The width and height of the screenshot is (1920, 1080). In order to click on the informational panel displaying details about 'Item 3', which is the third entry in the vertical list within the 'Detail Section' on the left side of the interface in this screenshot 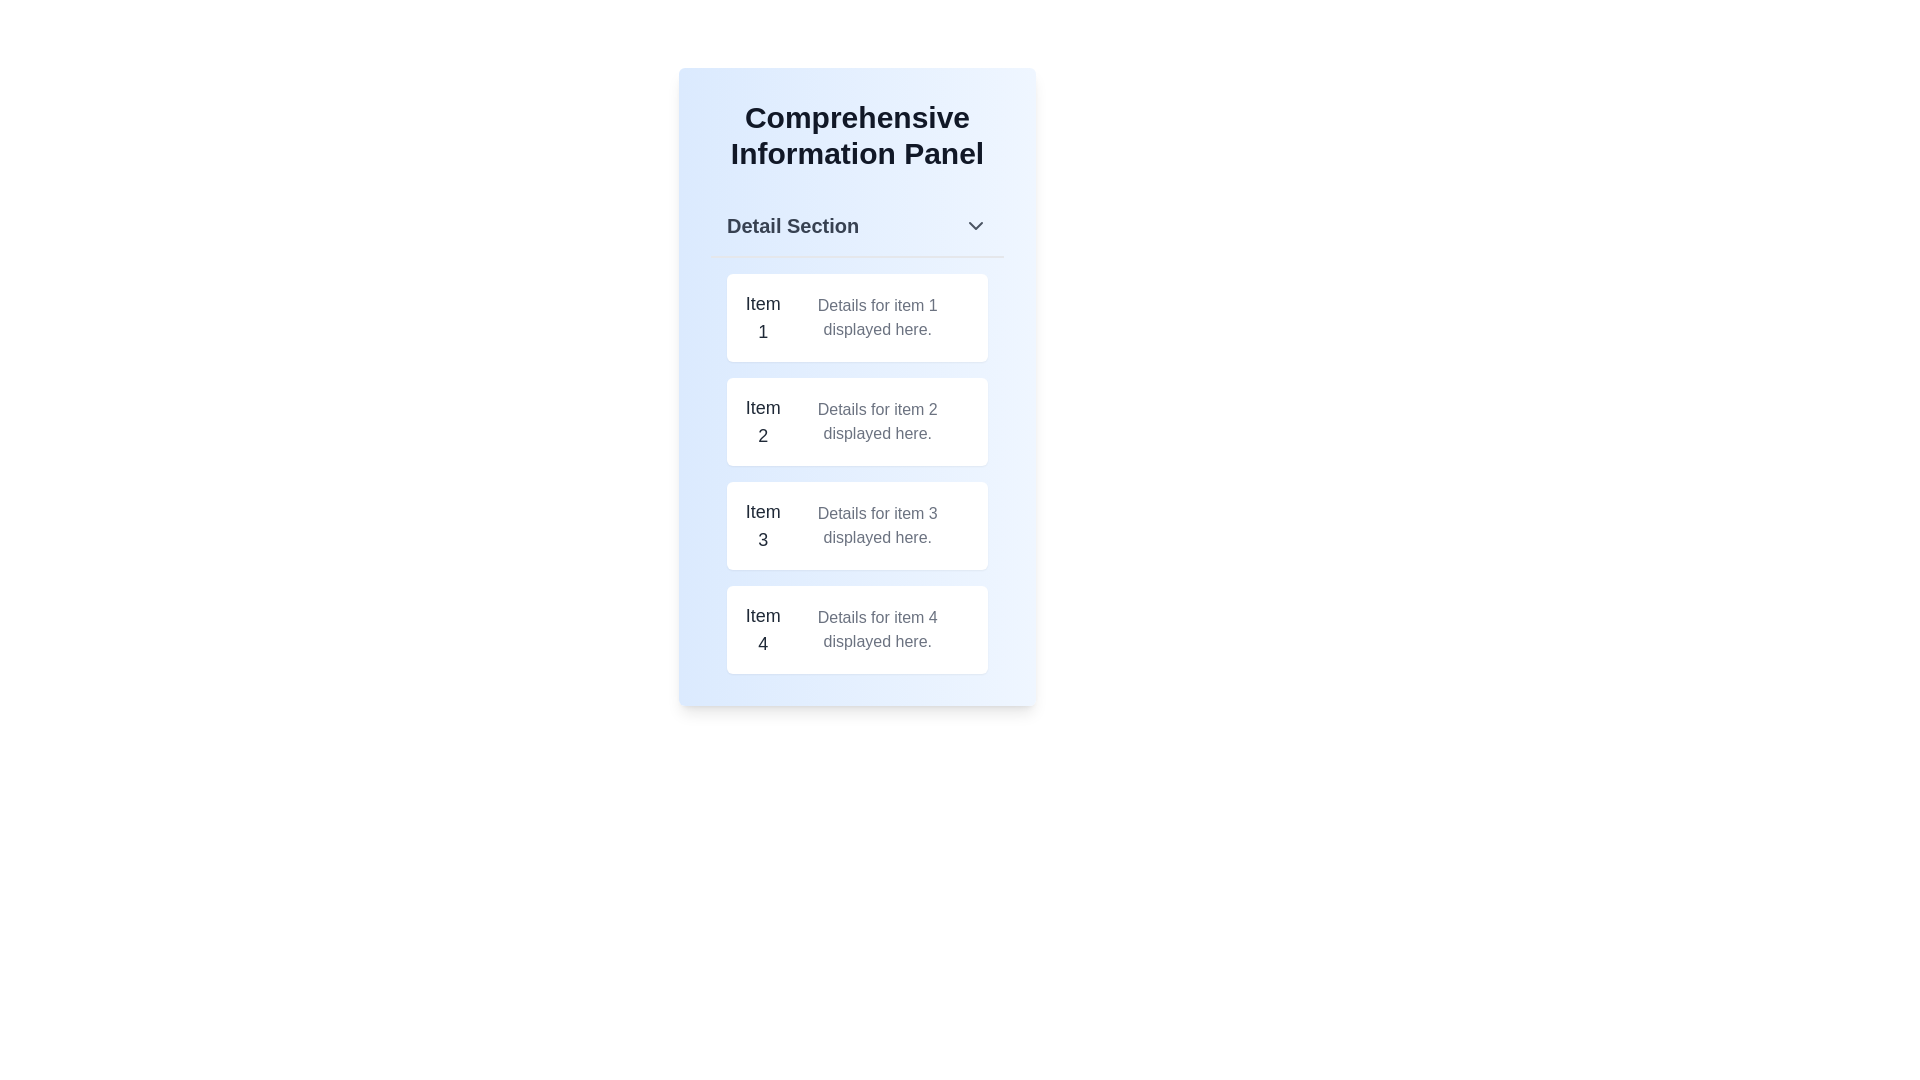, I will do `click(857, 524)`.